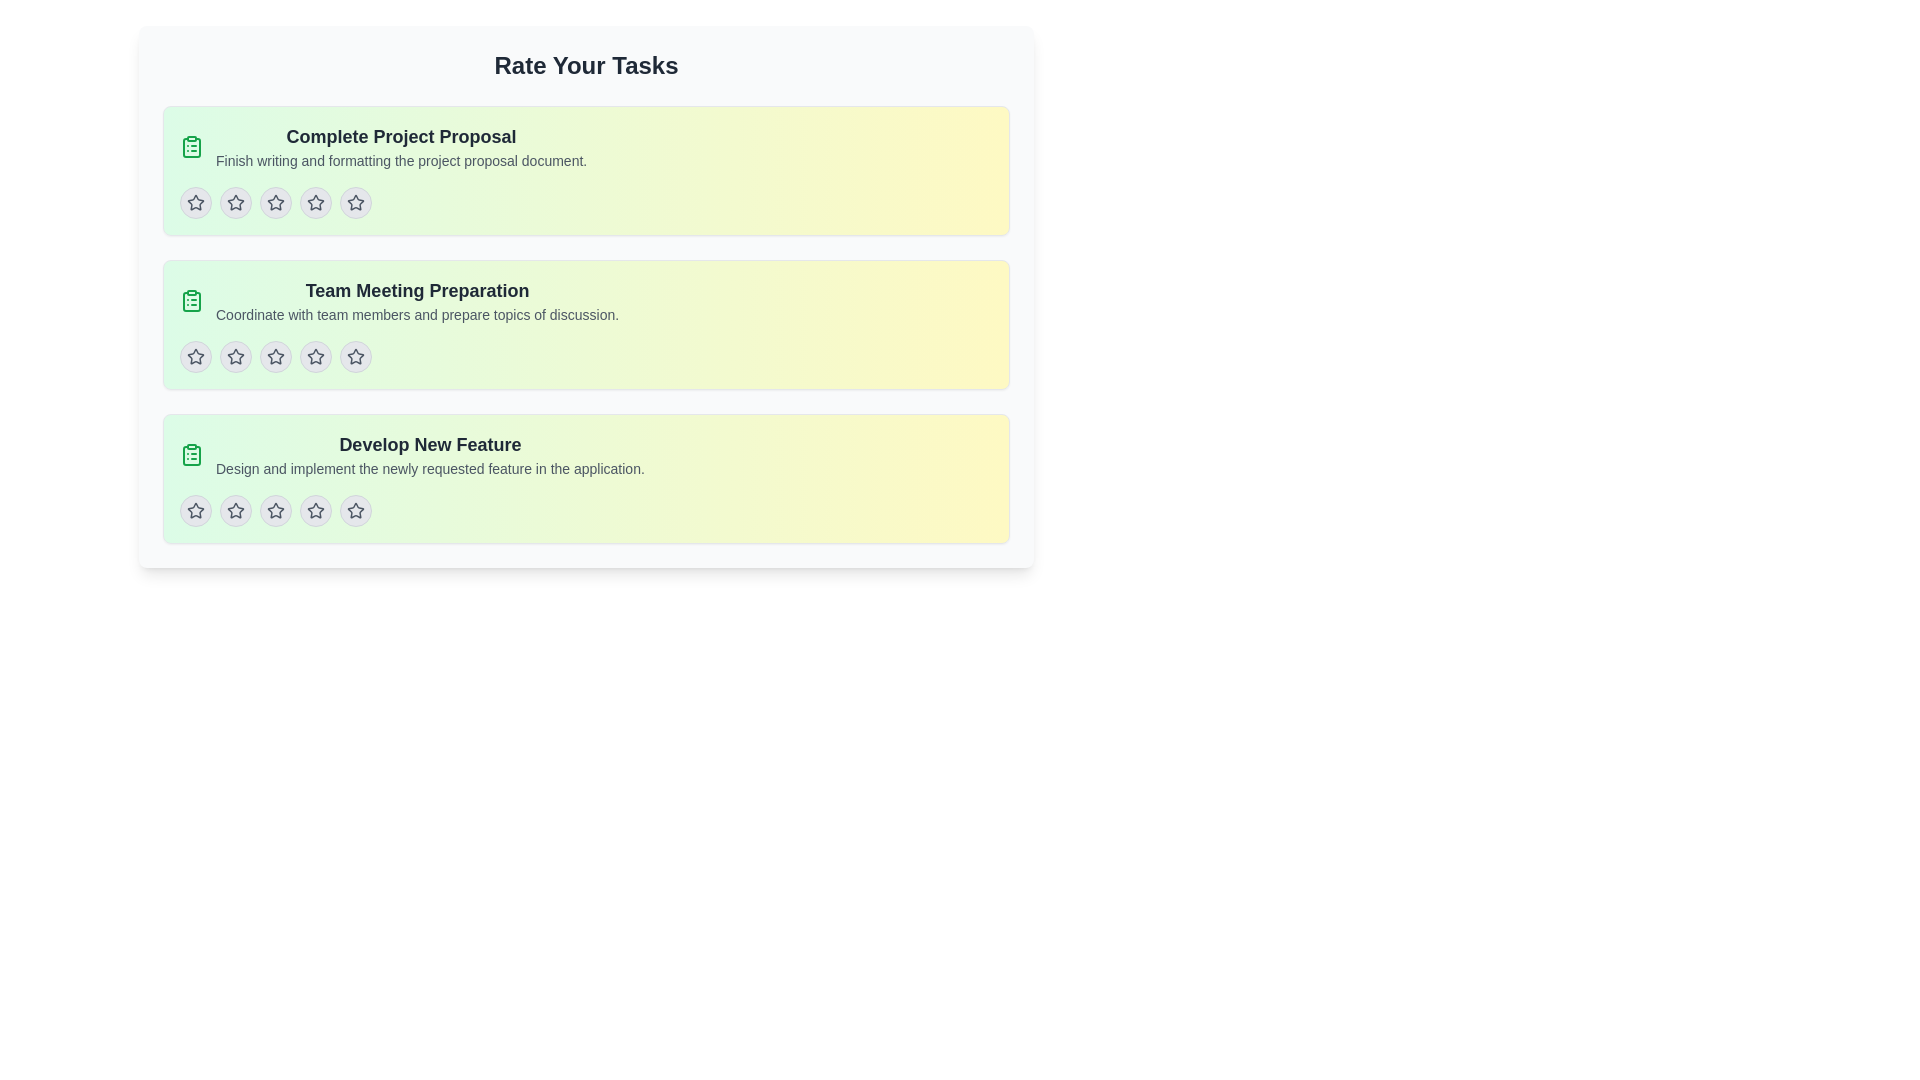 The image size is (1920, 1080). Describe the element at coordinates (196, 356) in the screenshot. I see `the leftmost star icon in the rating row of the 'Team Meeting Preparation' section` at that location.